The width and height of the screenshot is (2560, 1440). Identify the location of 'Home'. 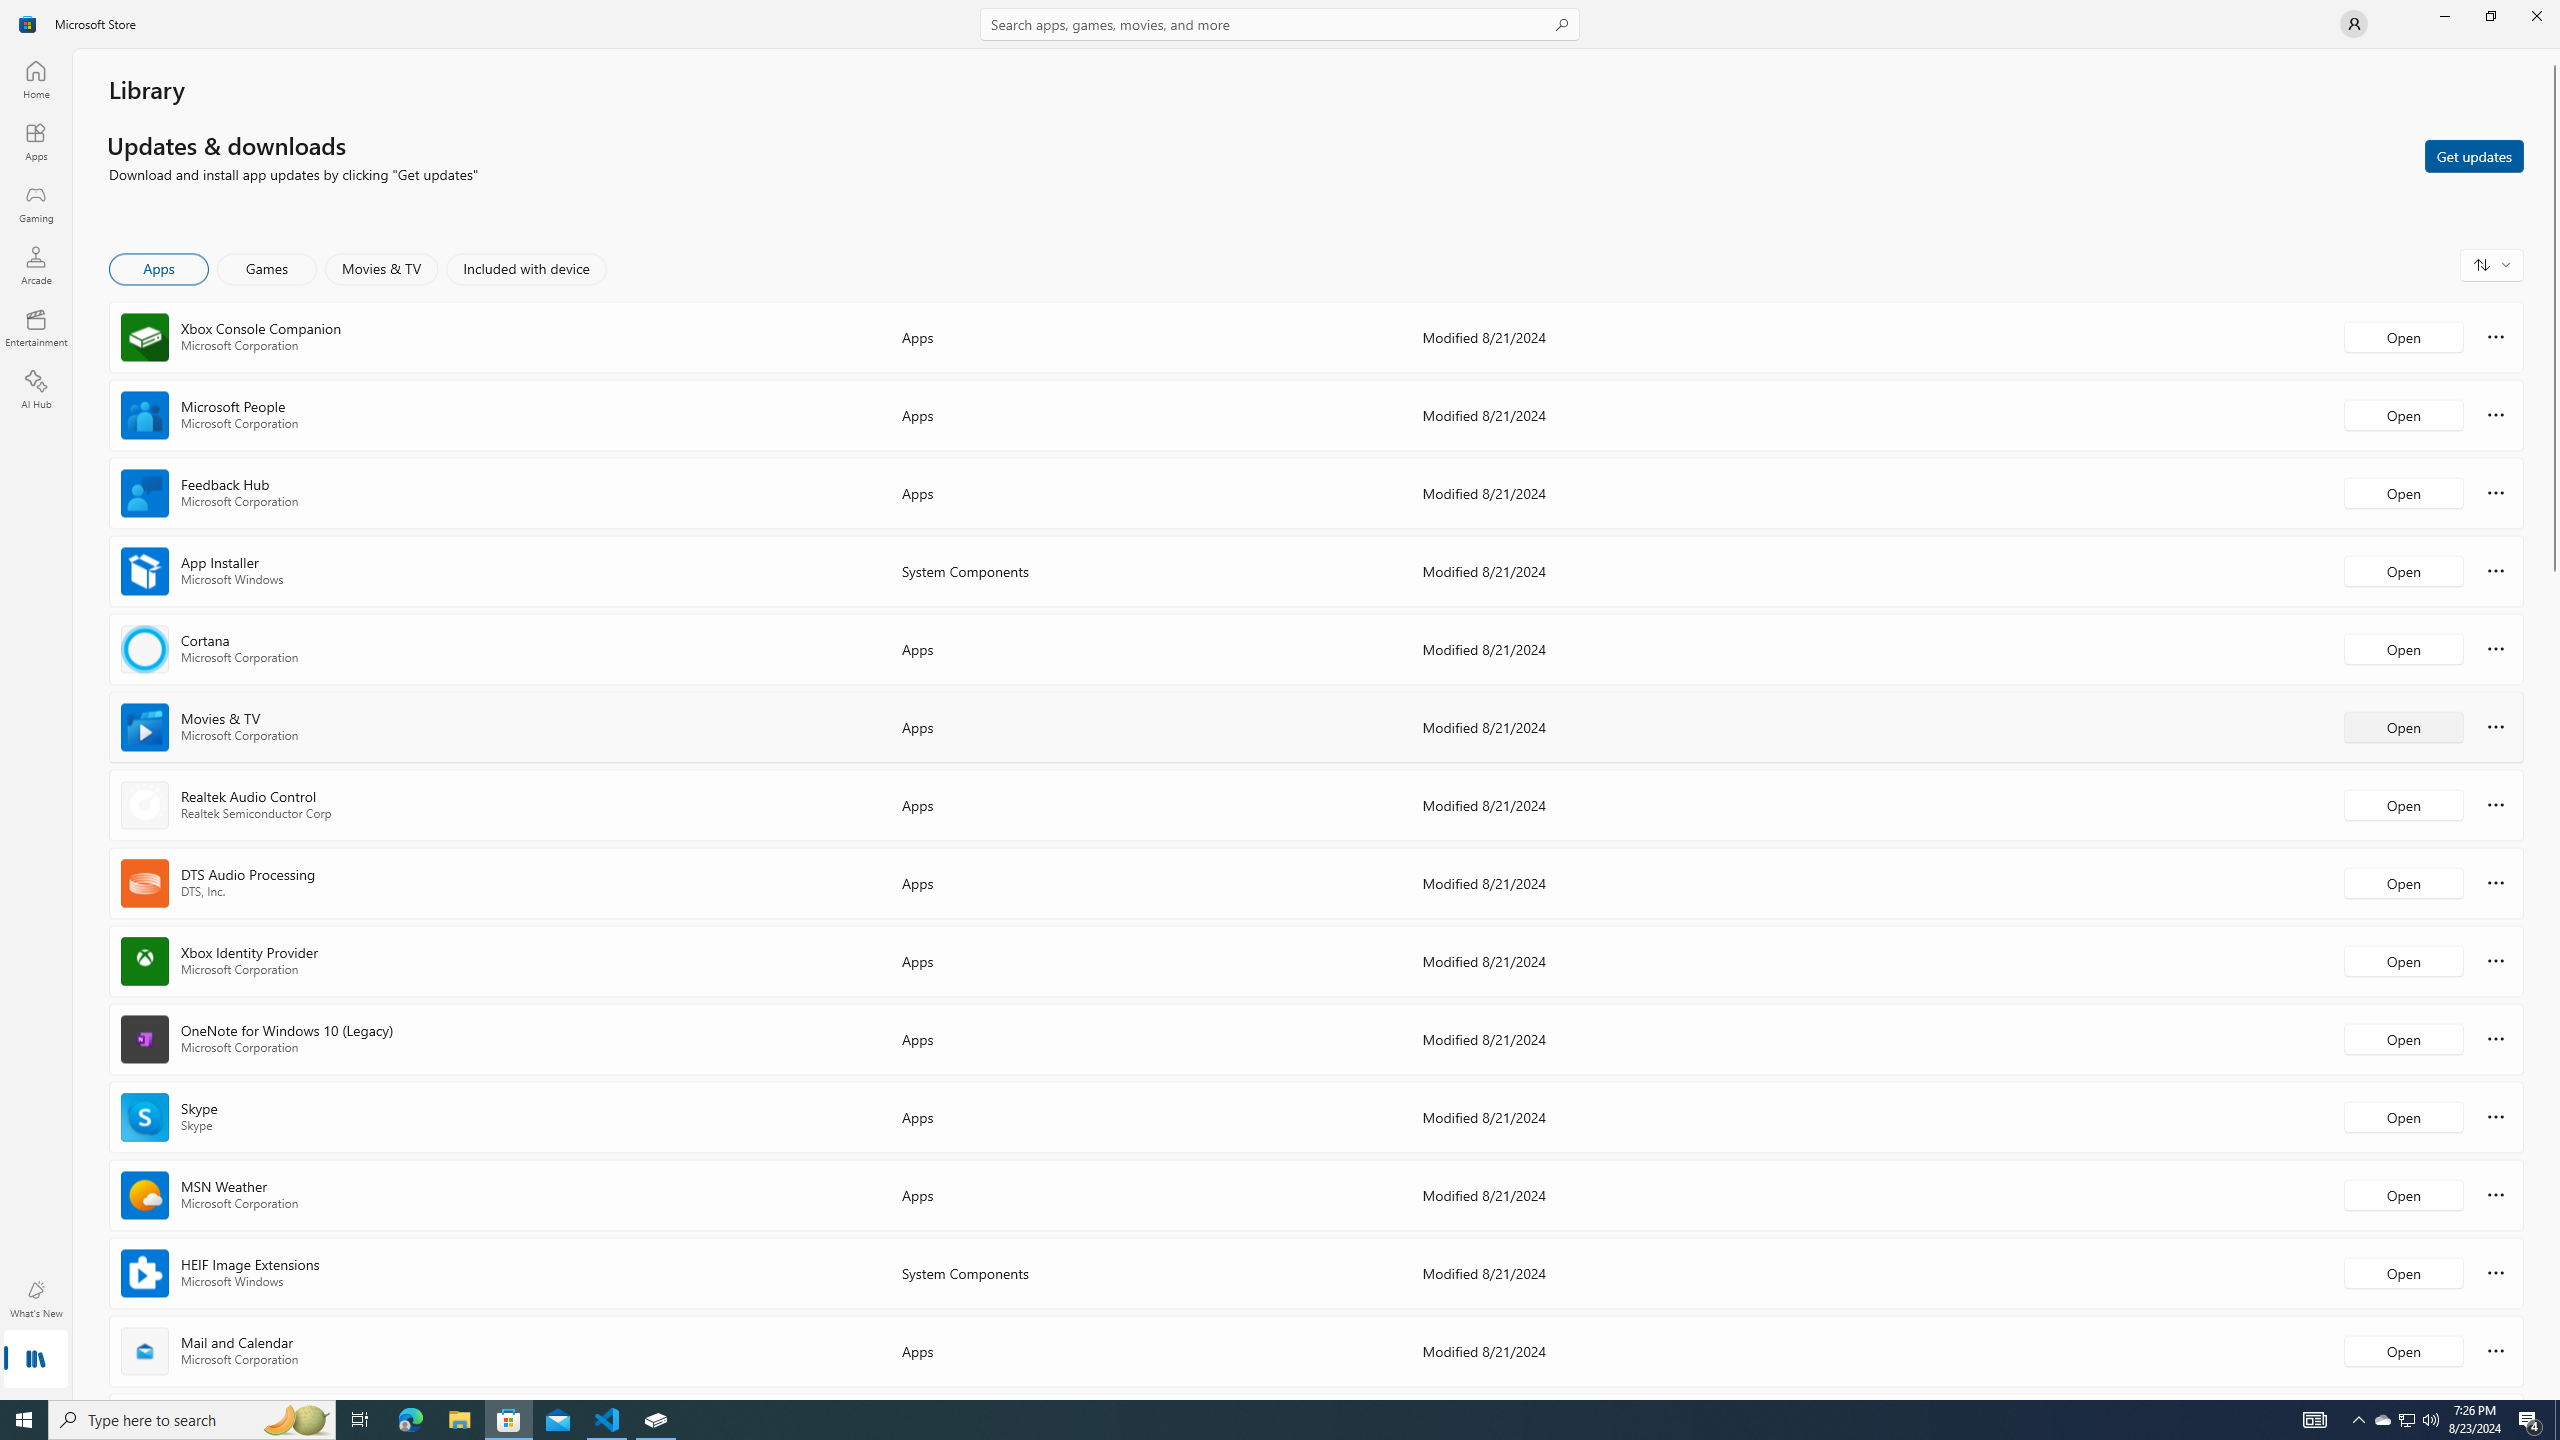
(34, 78).